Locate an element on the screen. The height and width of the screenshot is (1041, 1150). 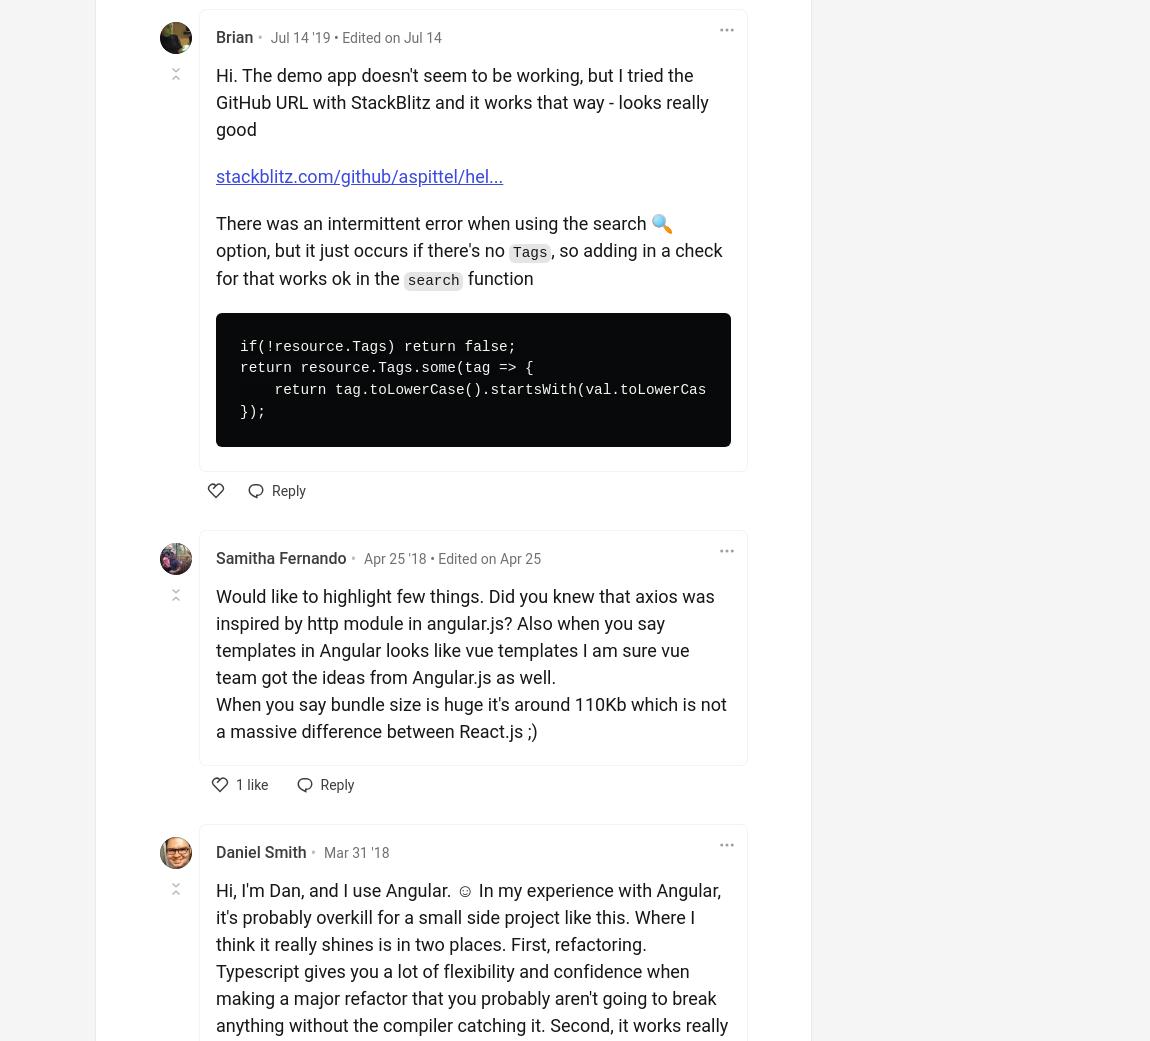
'stackblitz.com/github/aspittel/hel...' is located at coordinates (359, 176).